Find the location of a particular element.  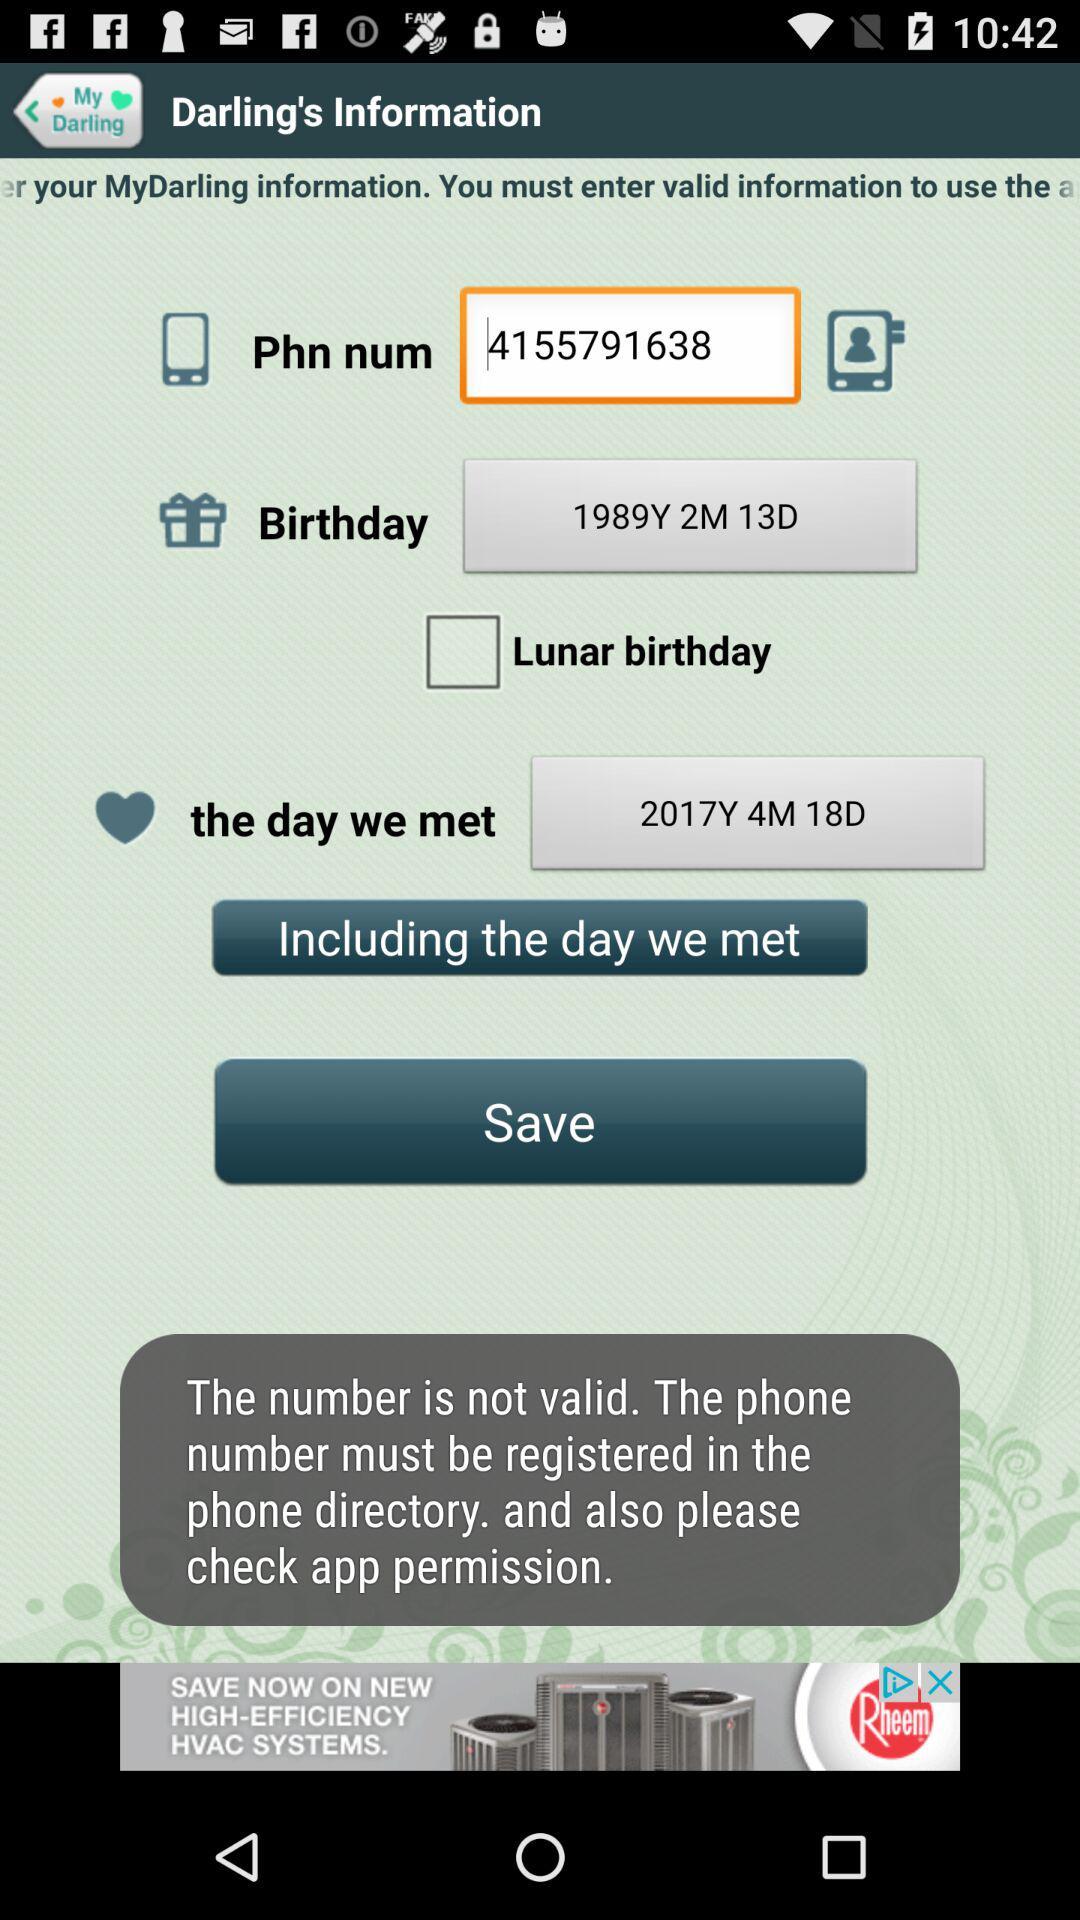

the contact list is located at coordinates (865, 350).